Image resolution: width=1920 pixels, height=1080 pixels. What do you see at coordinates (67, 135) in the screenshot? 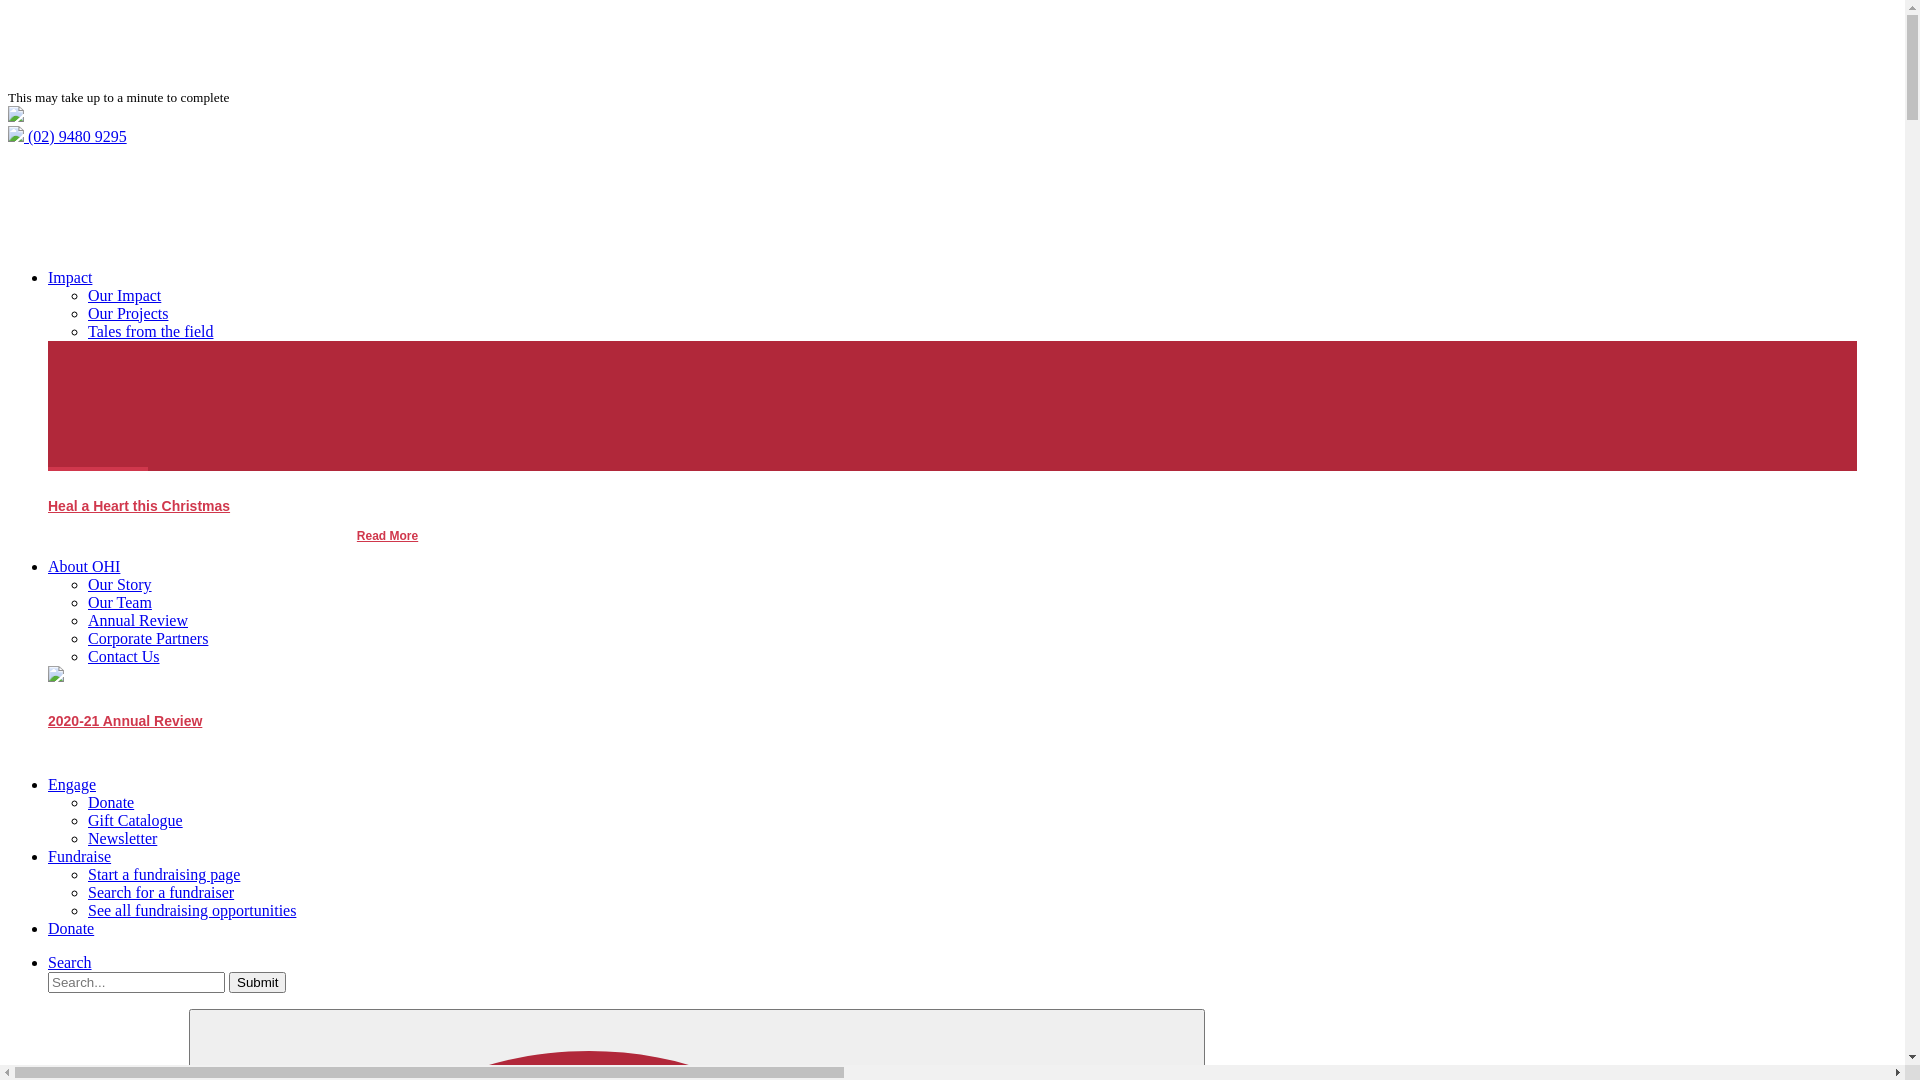
I see `'(02) 9480 9295'` at bounding box center [67, 135].